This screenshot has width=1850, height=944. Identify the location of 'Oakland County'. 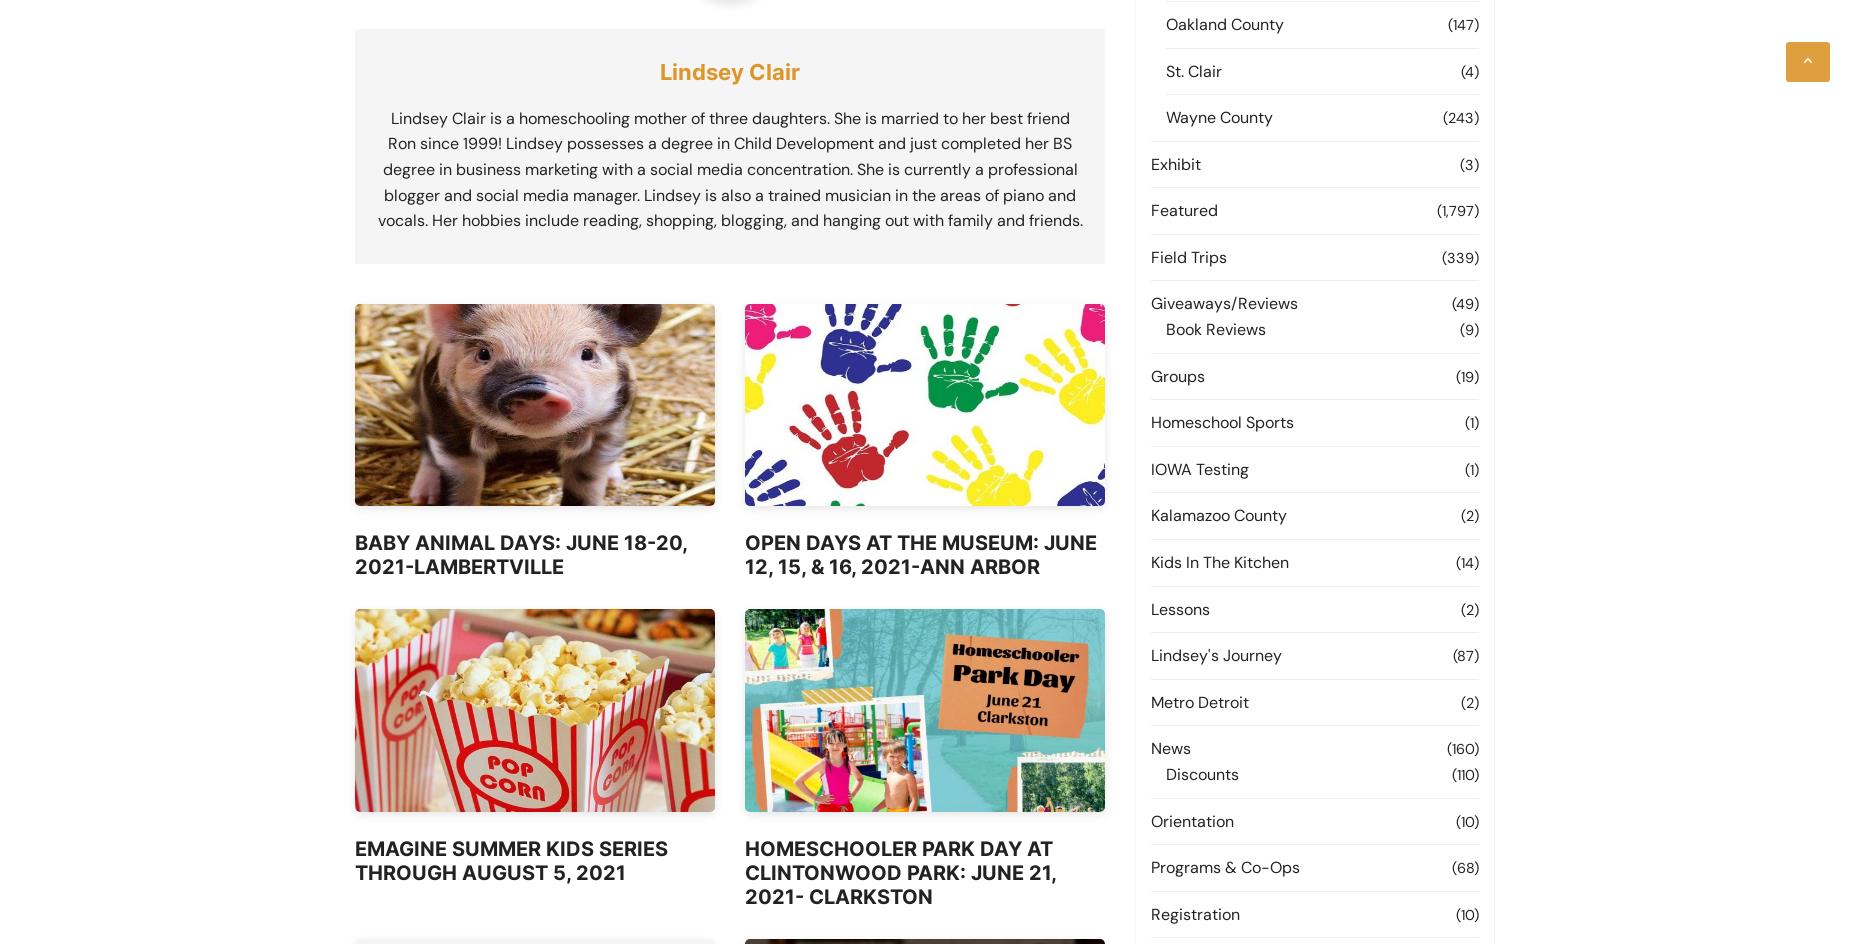
(1224, 23).